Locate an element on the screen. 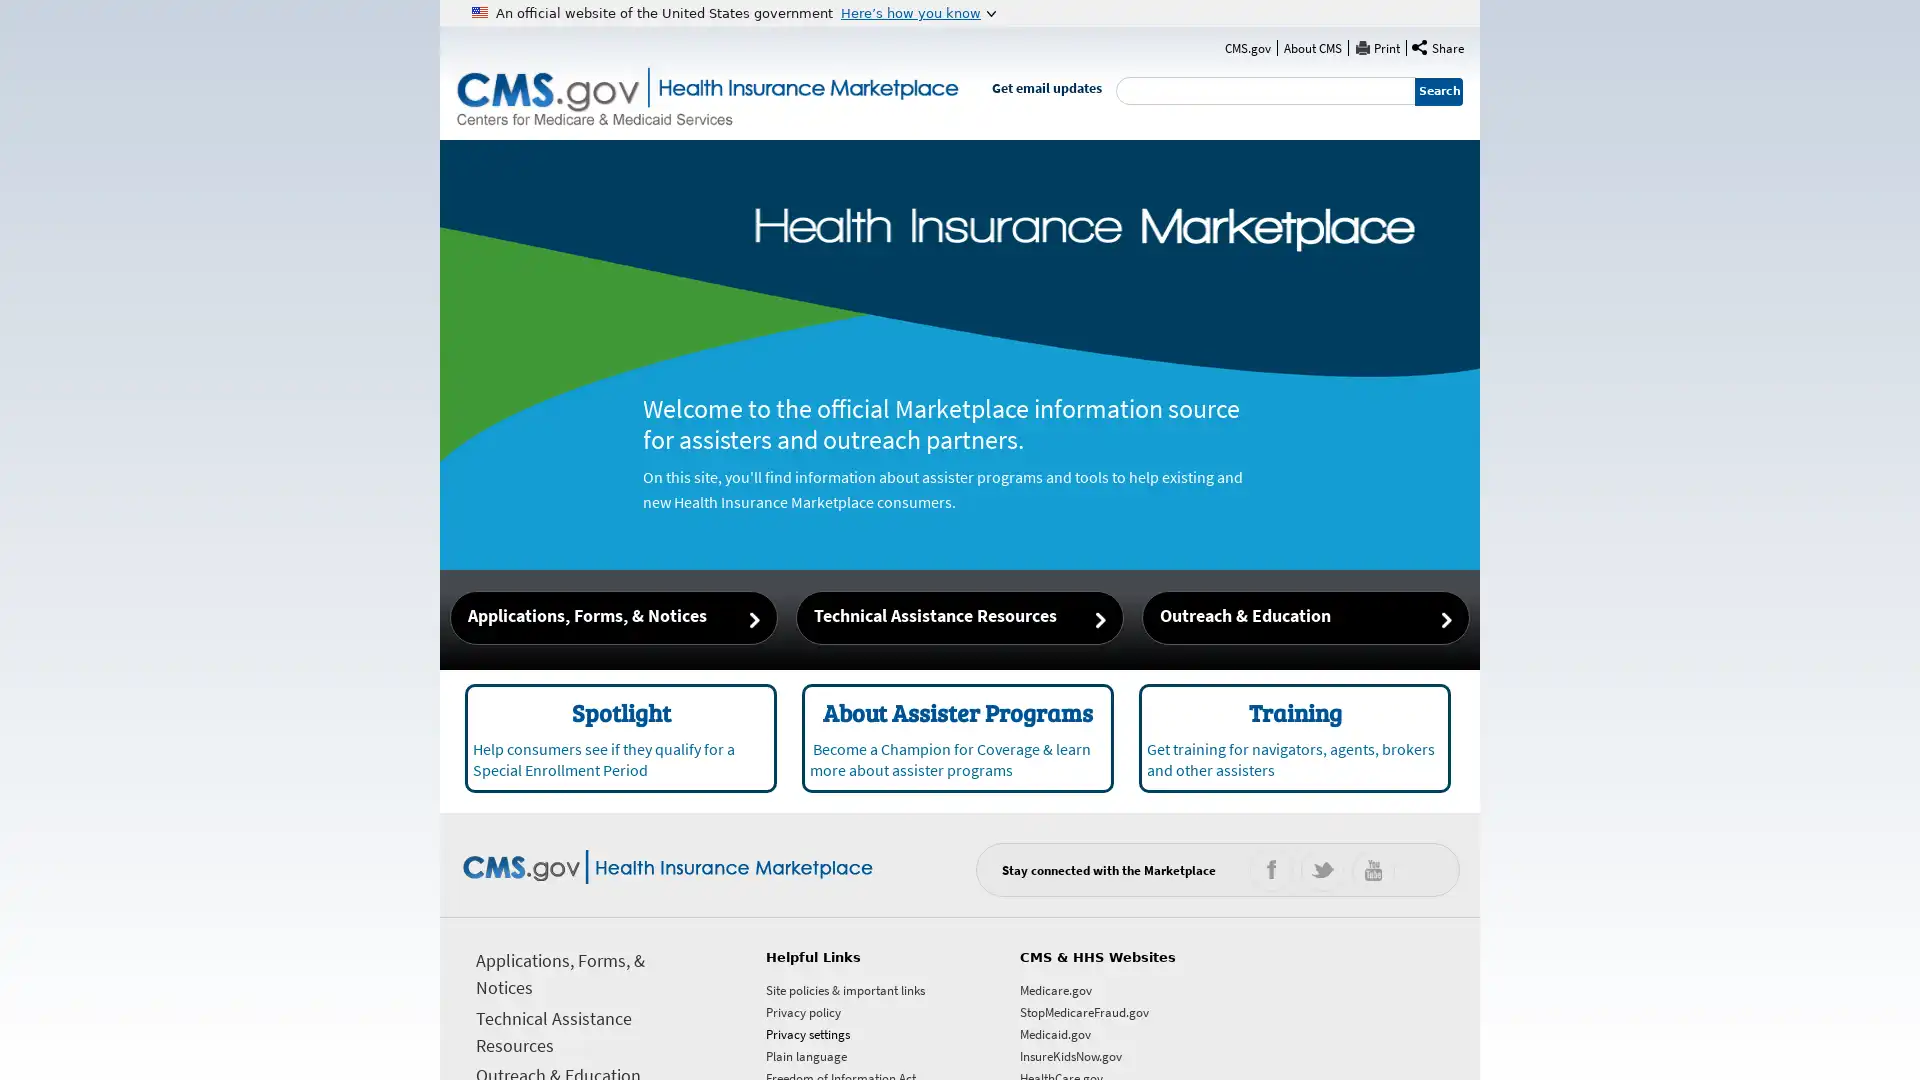  Search is located at coordinates (1438, 91).